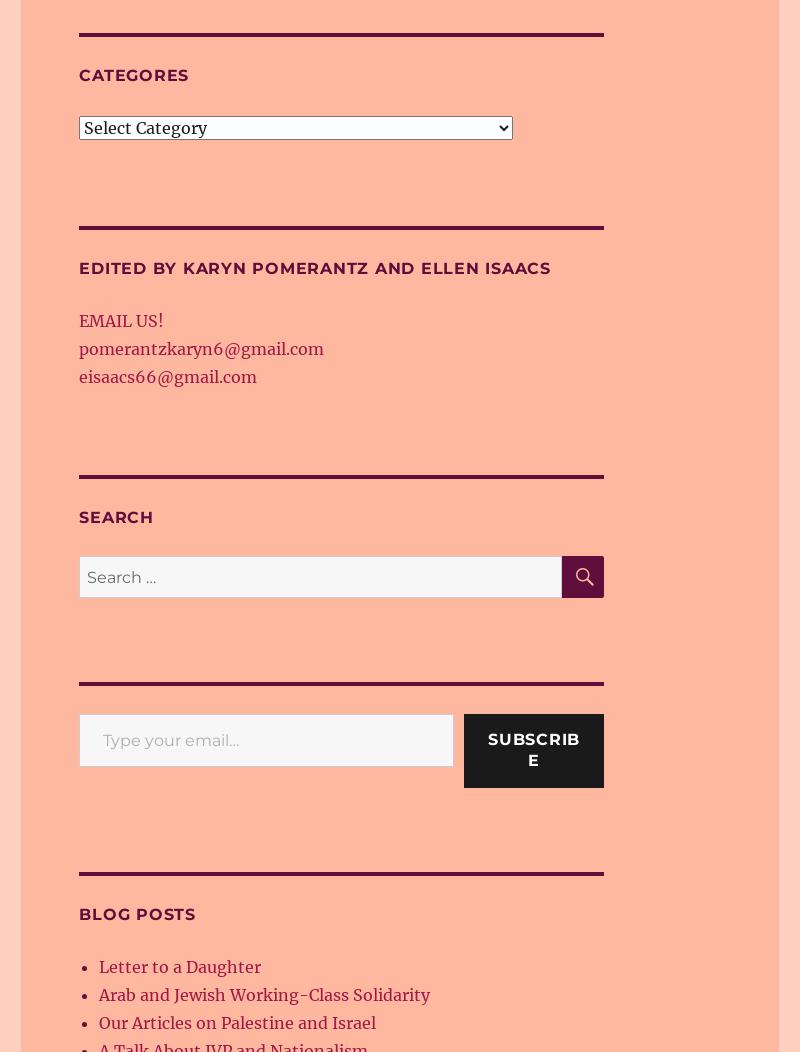 Image resolution: width=800 pixels, height=1052 pixels. I want to click on 'Categores', so click(134, 74).